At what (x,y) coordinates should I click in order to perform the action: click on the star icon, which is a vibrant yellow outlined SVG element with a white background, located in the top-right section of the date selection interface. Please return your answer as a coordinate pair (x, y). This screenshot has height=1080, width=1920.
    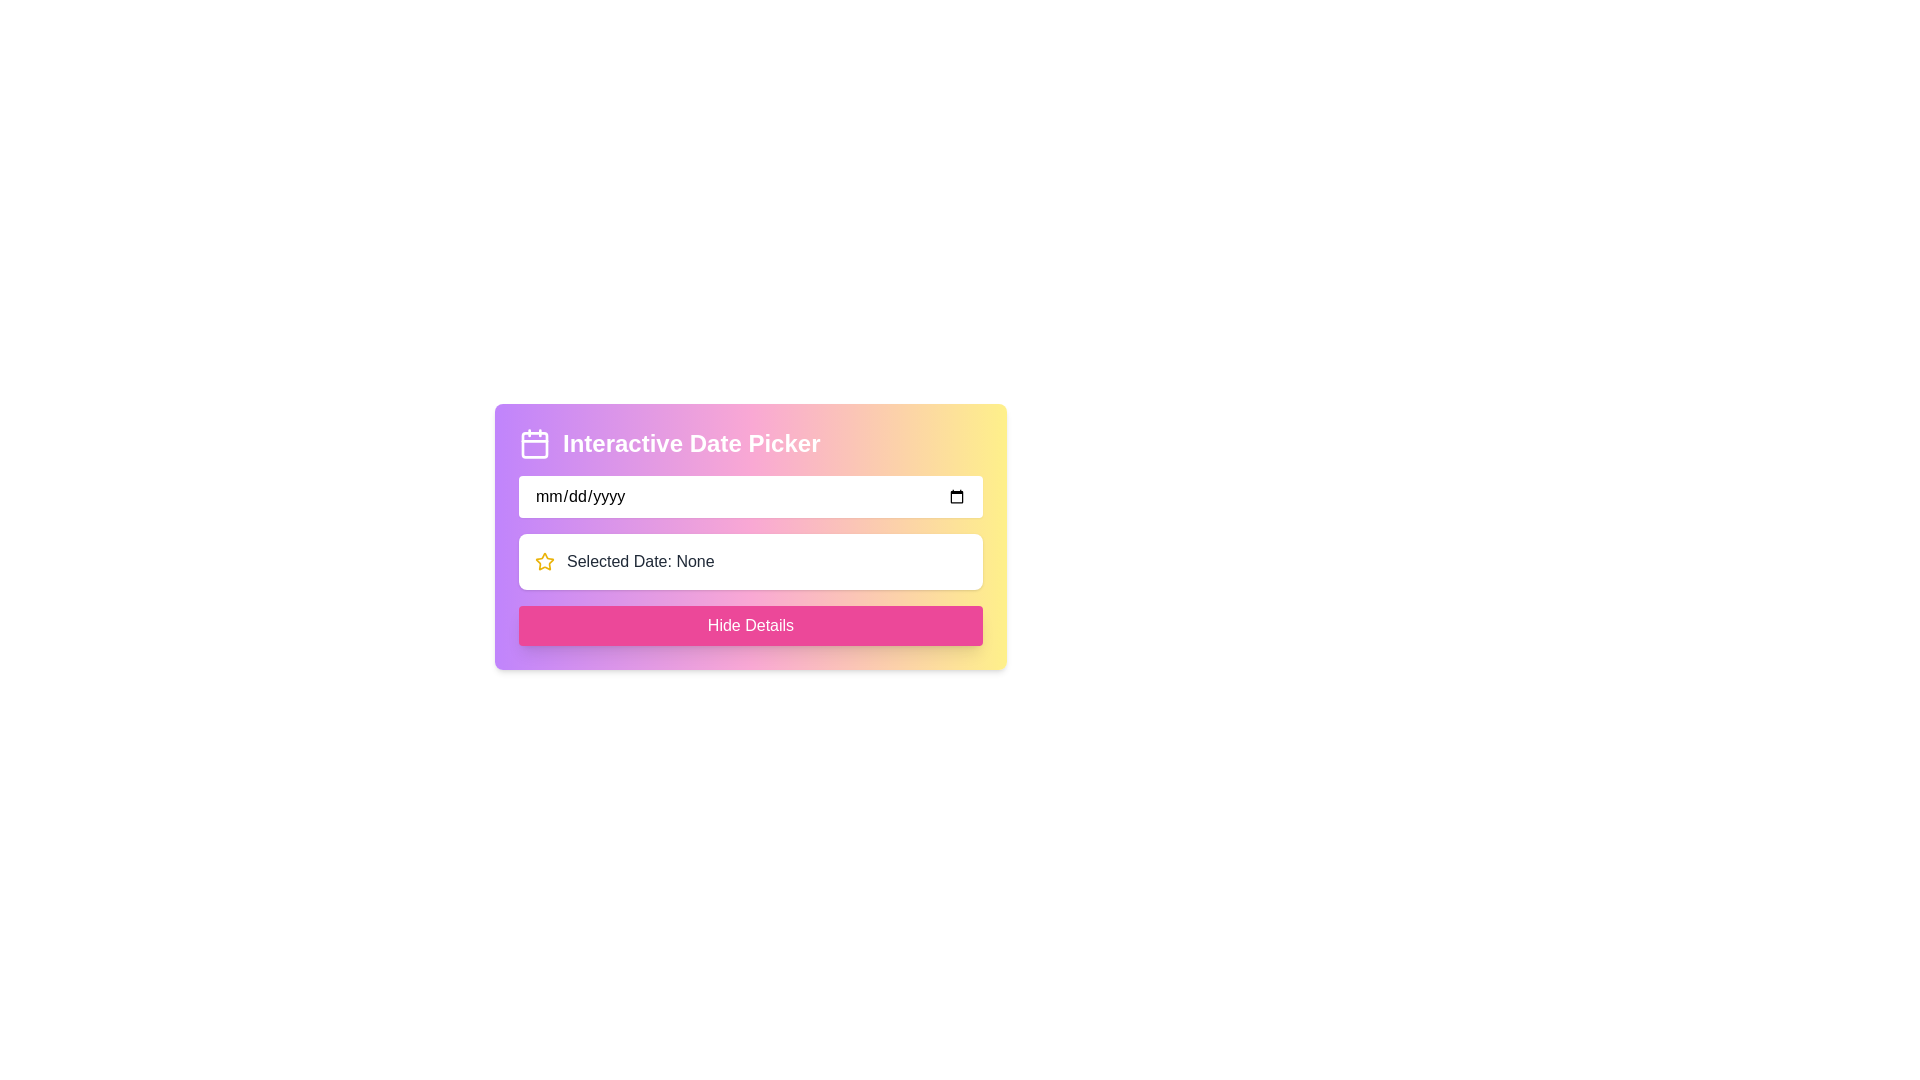
    Looking at the image, I should click on (545, 561).